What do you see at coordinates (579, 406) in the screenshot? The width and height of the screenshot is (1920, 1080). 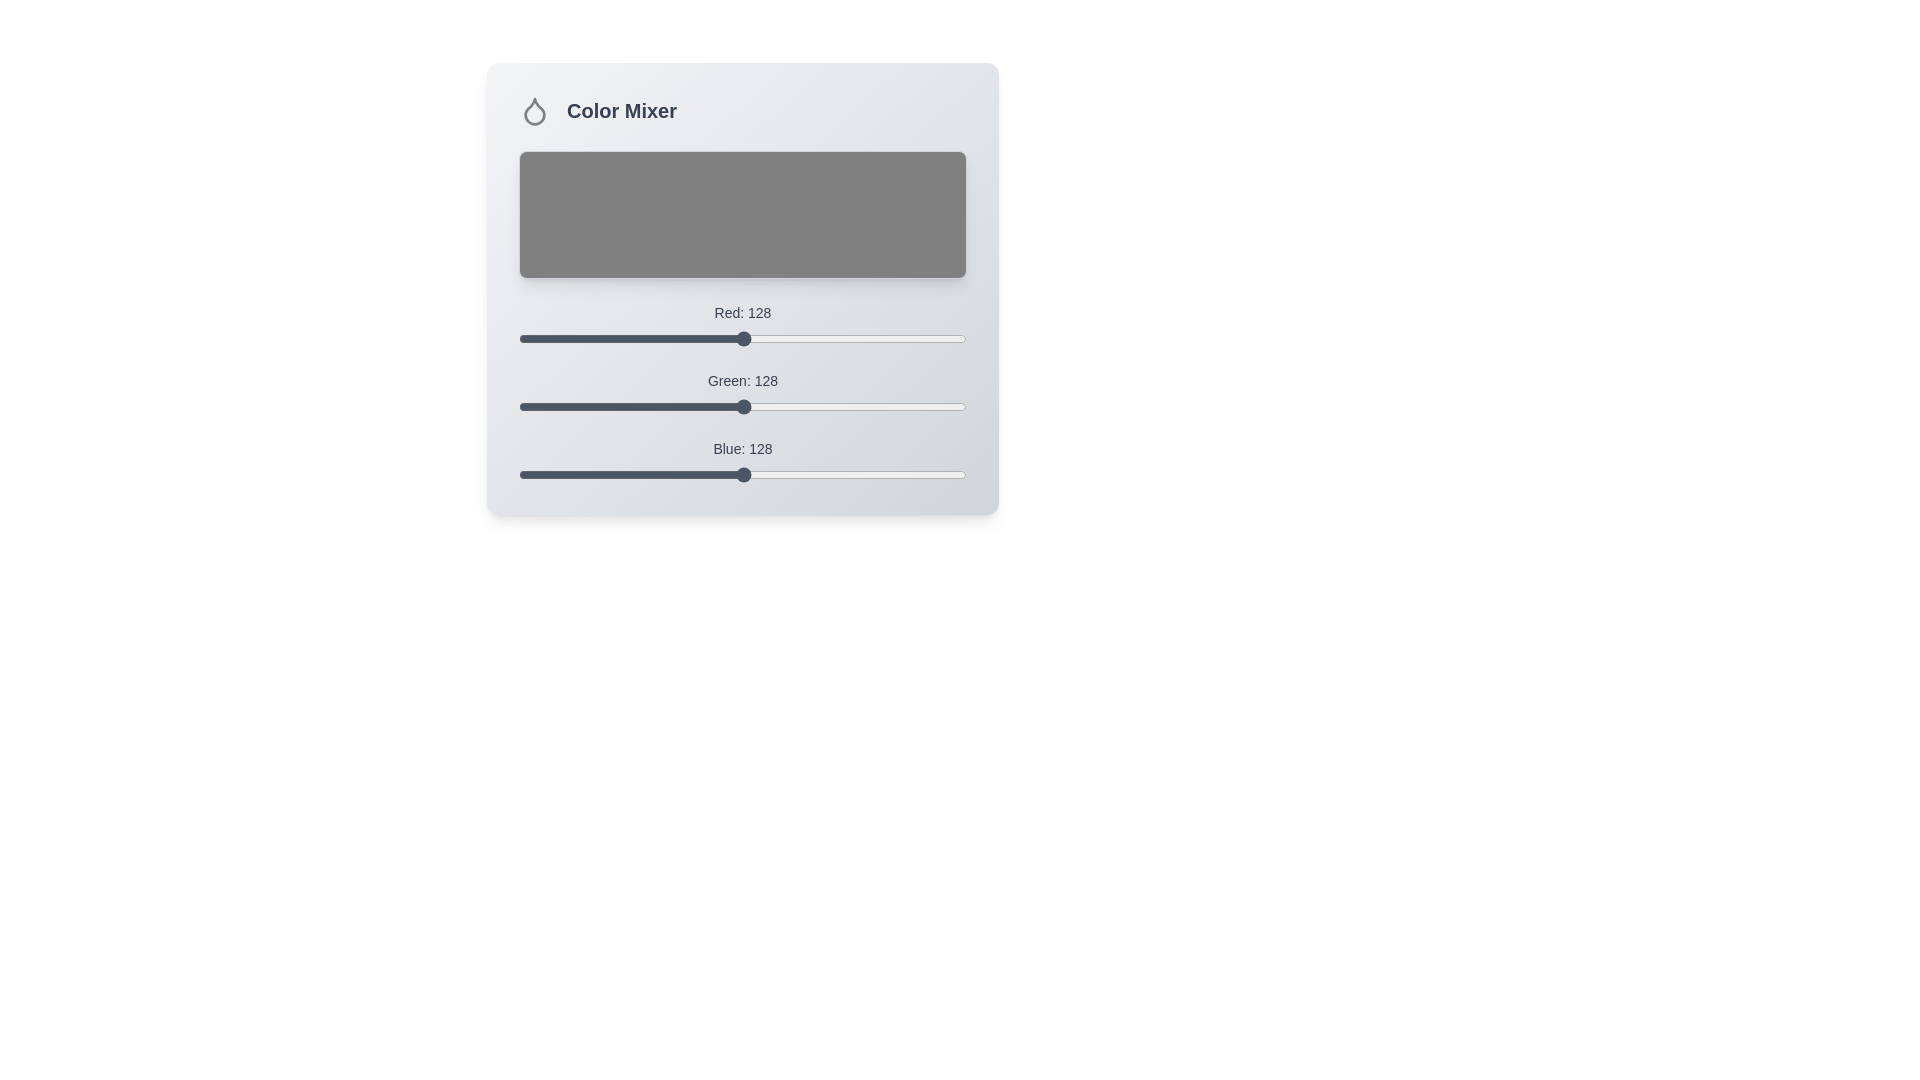 I see `the green slider to 35` at bounding box center [579, 406].